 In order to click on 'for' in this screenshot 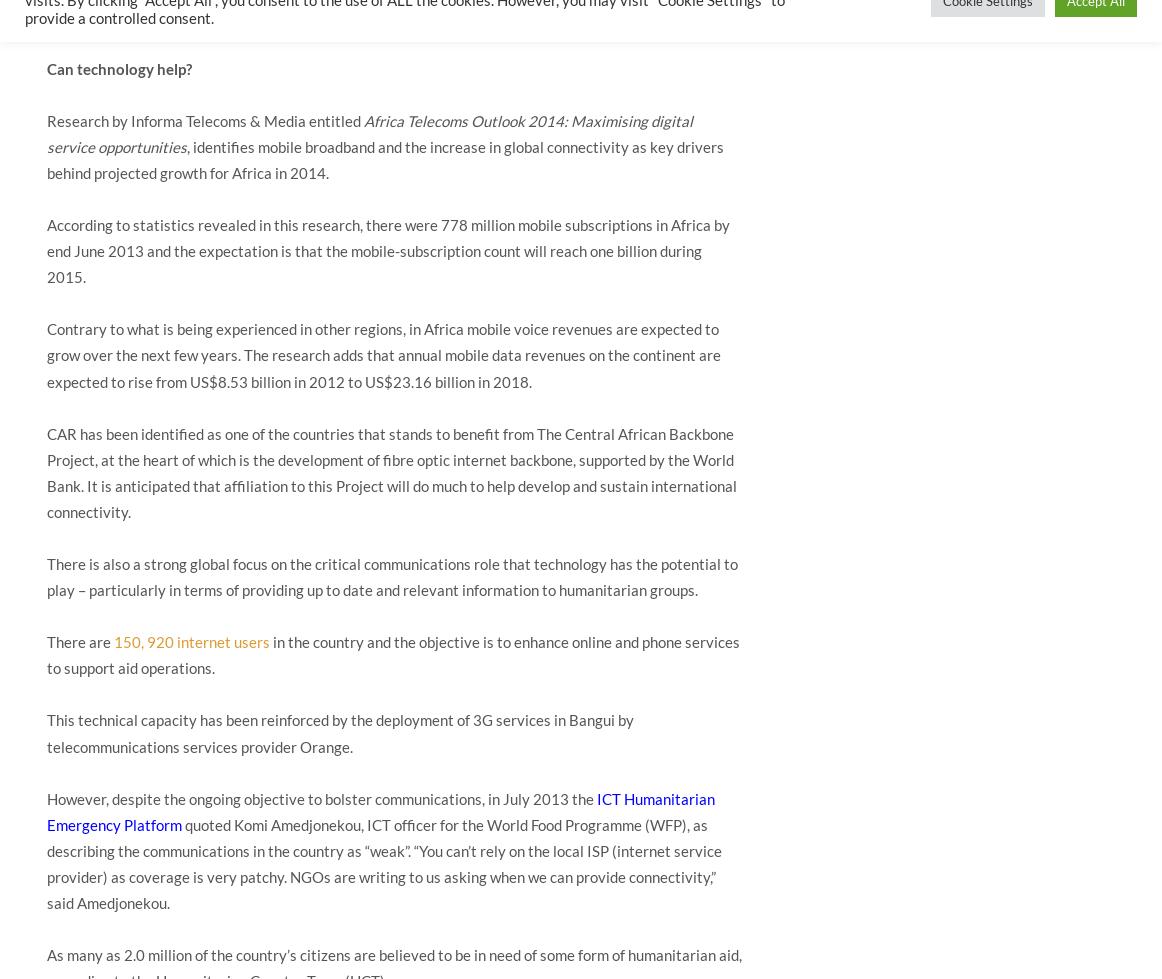, I will do `click(218, 172)`.